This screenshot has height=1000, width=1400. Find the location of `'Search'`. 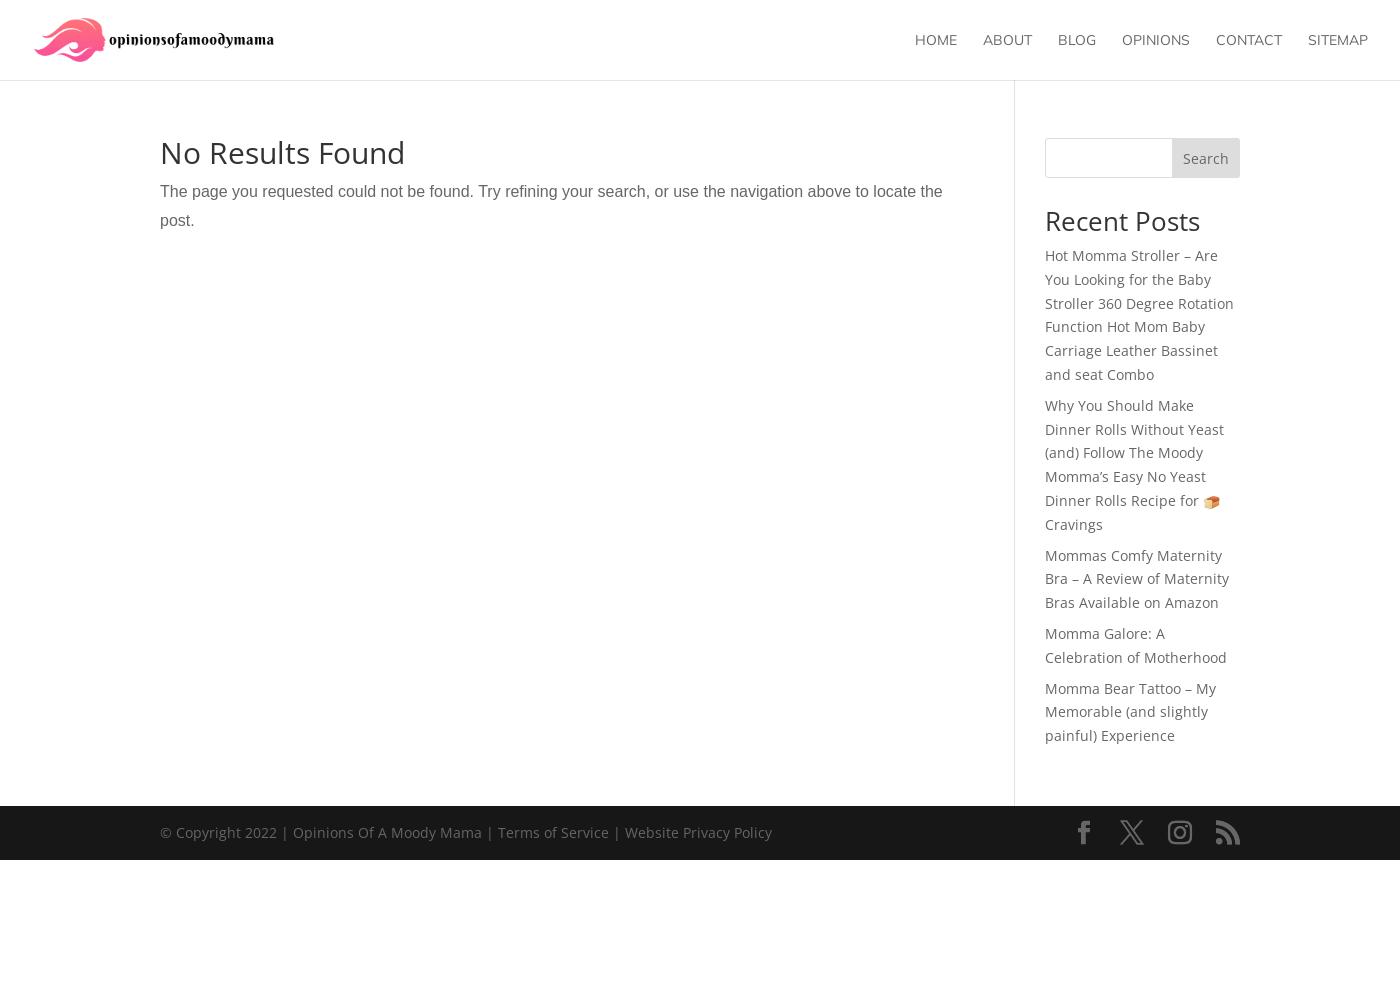

'Search' is located at coordinates (1205, 157).